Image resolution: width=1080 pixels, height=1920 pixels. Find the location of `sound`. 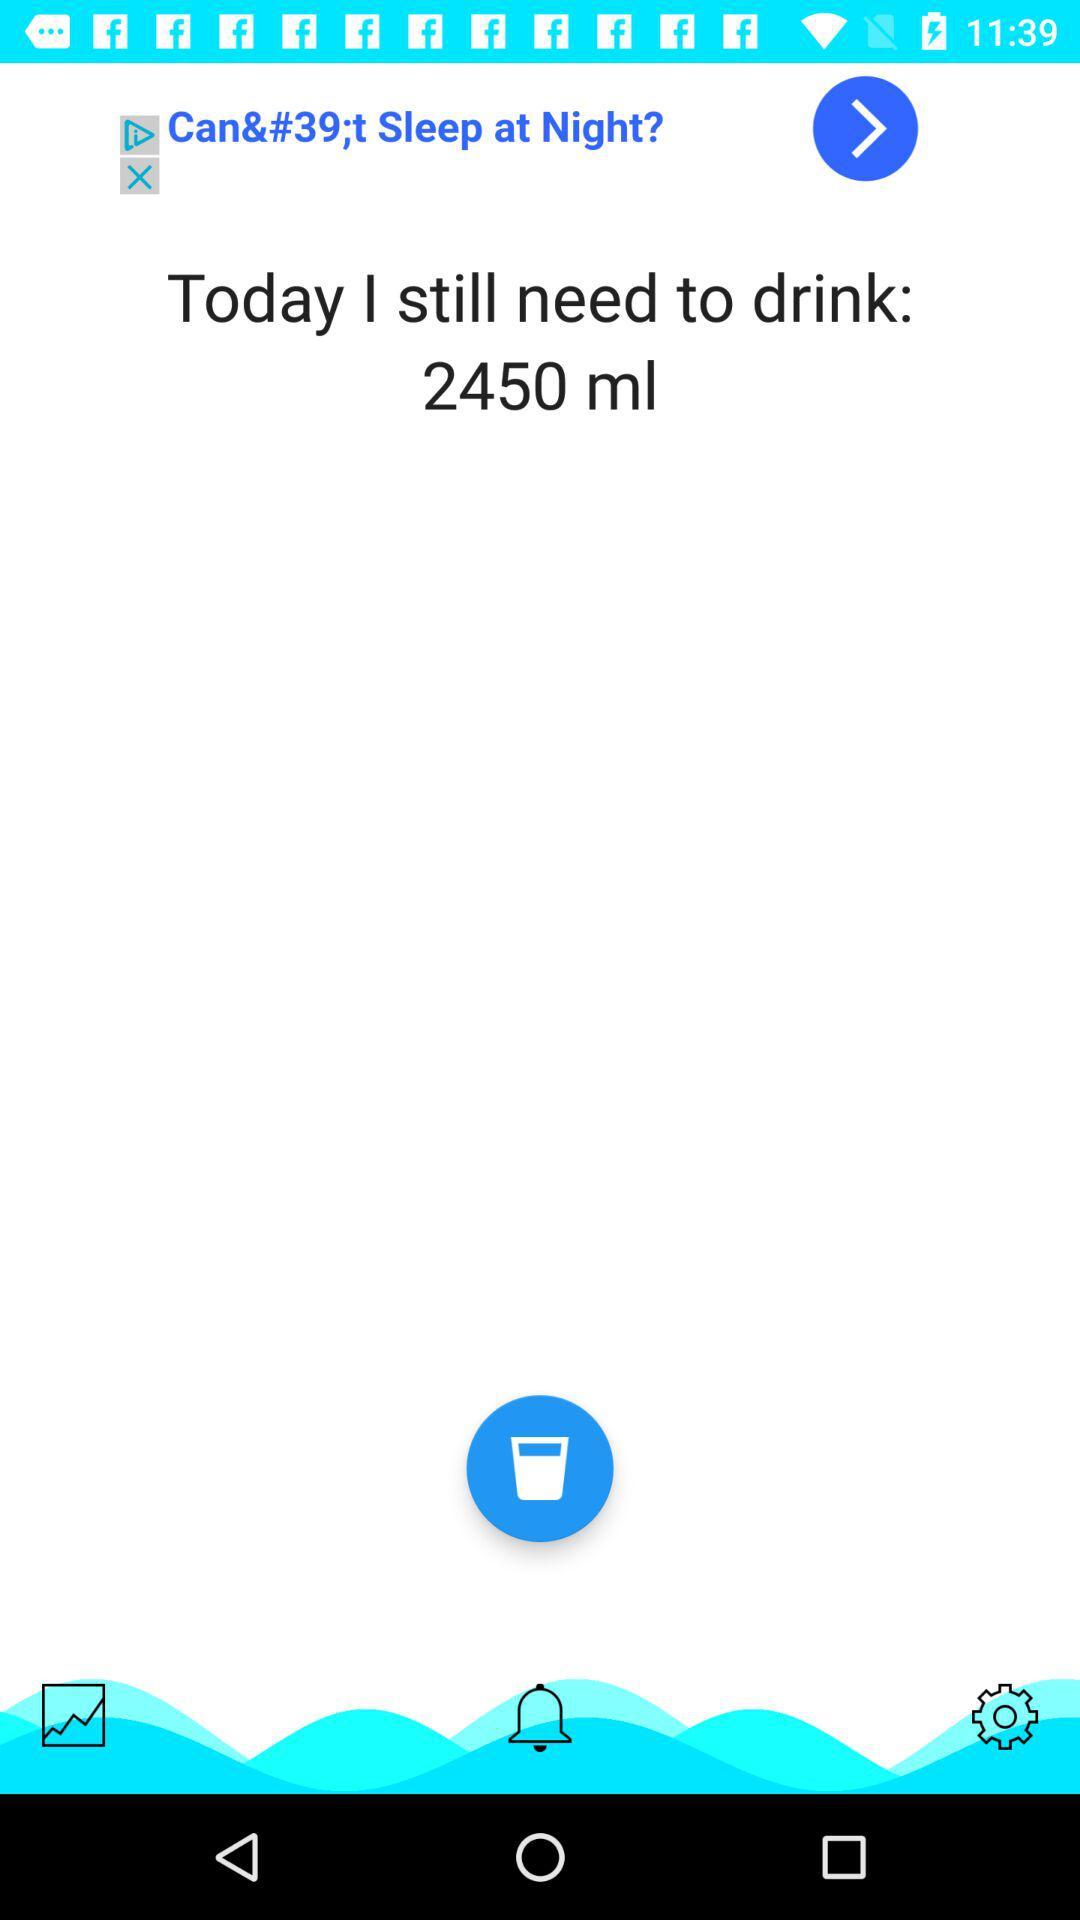

sound is located at coordinates (540, 1716).